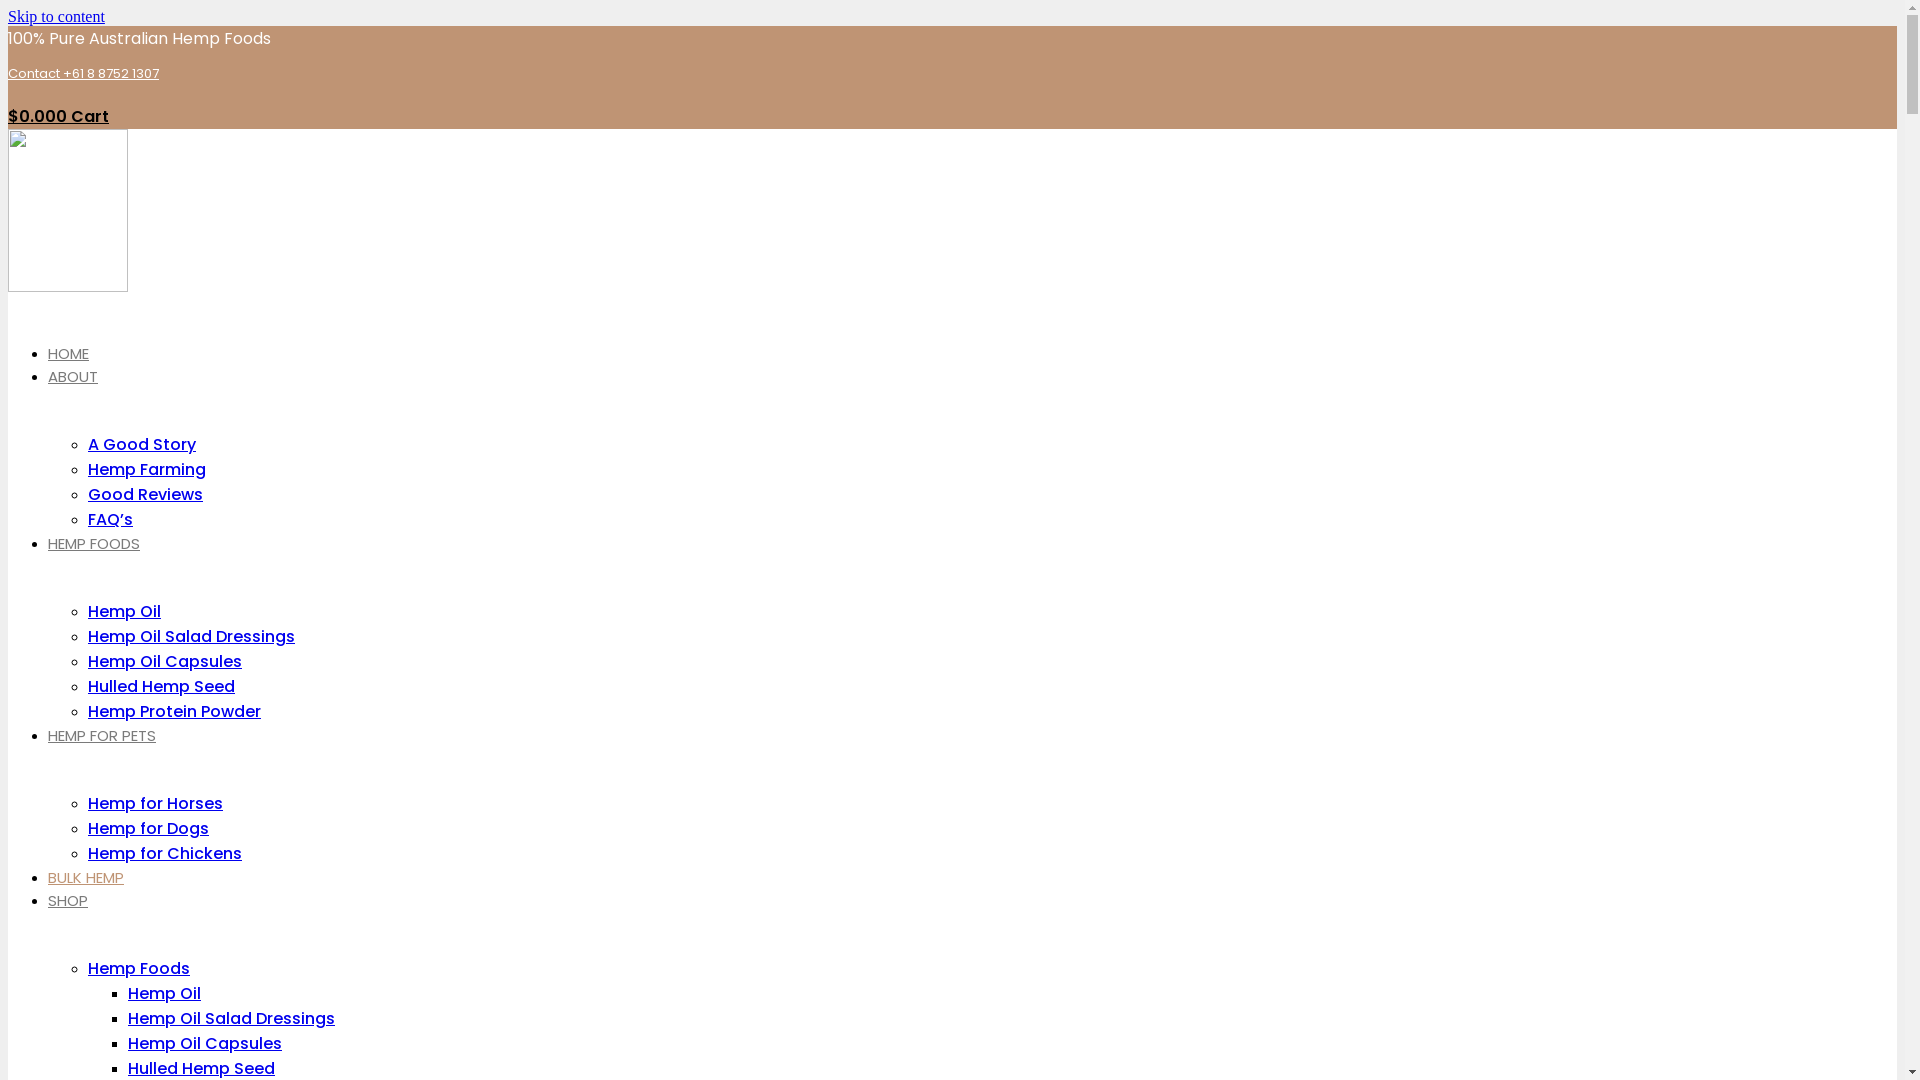 The height and width of the screenshot is (1080, 1920). Describe the element at coordinates (205, 1042) in the screenshot. I see `'Hemp Oil Capsules'` at that location.